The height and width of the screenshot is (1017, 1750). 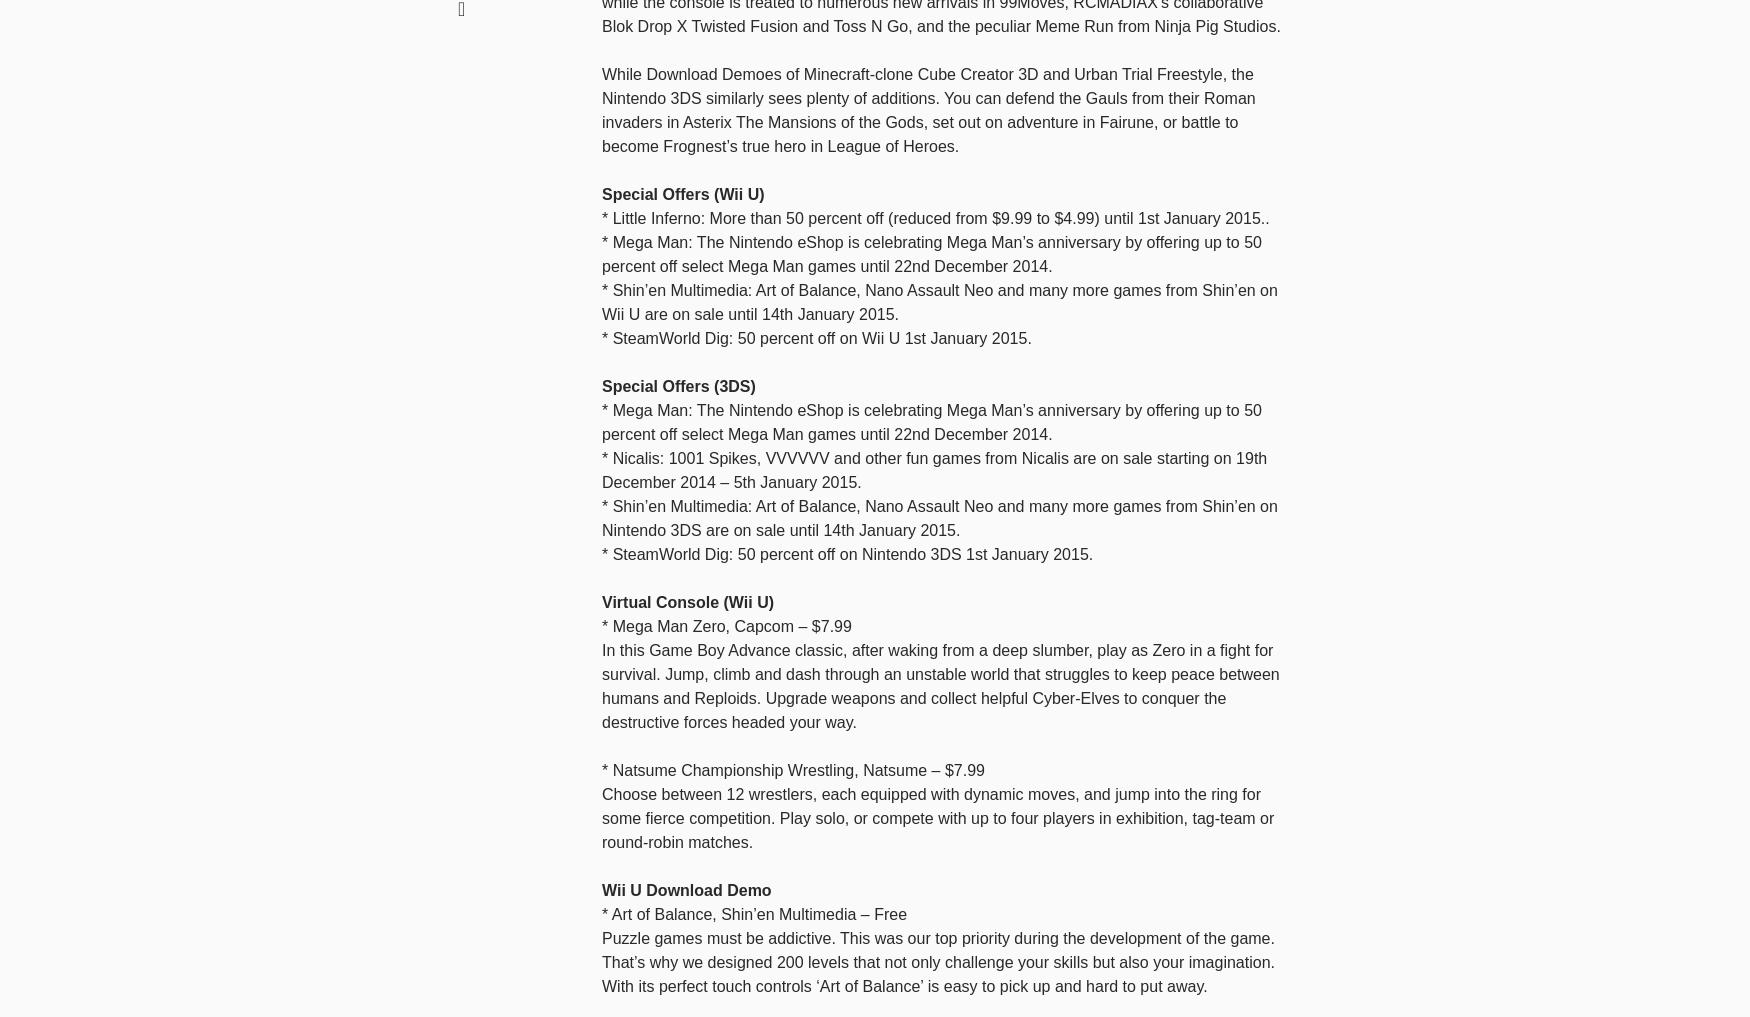 What do you see at coordinates (847, 553) in the screenshot?
I see `'* SteamWorld Dig: 50 percent off on Nintendo 3DS 1st January 2015.'` at bounding box center [847, 553].